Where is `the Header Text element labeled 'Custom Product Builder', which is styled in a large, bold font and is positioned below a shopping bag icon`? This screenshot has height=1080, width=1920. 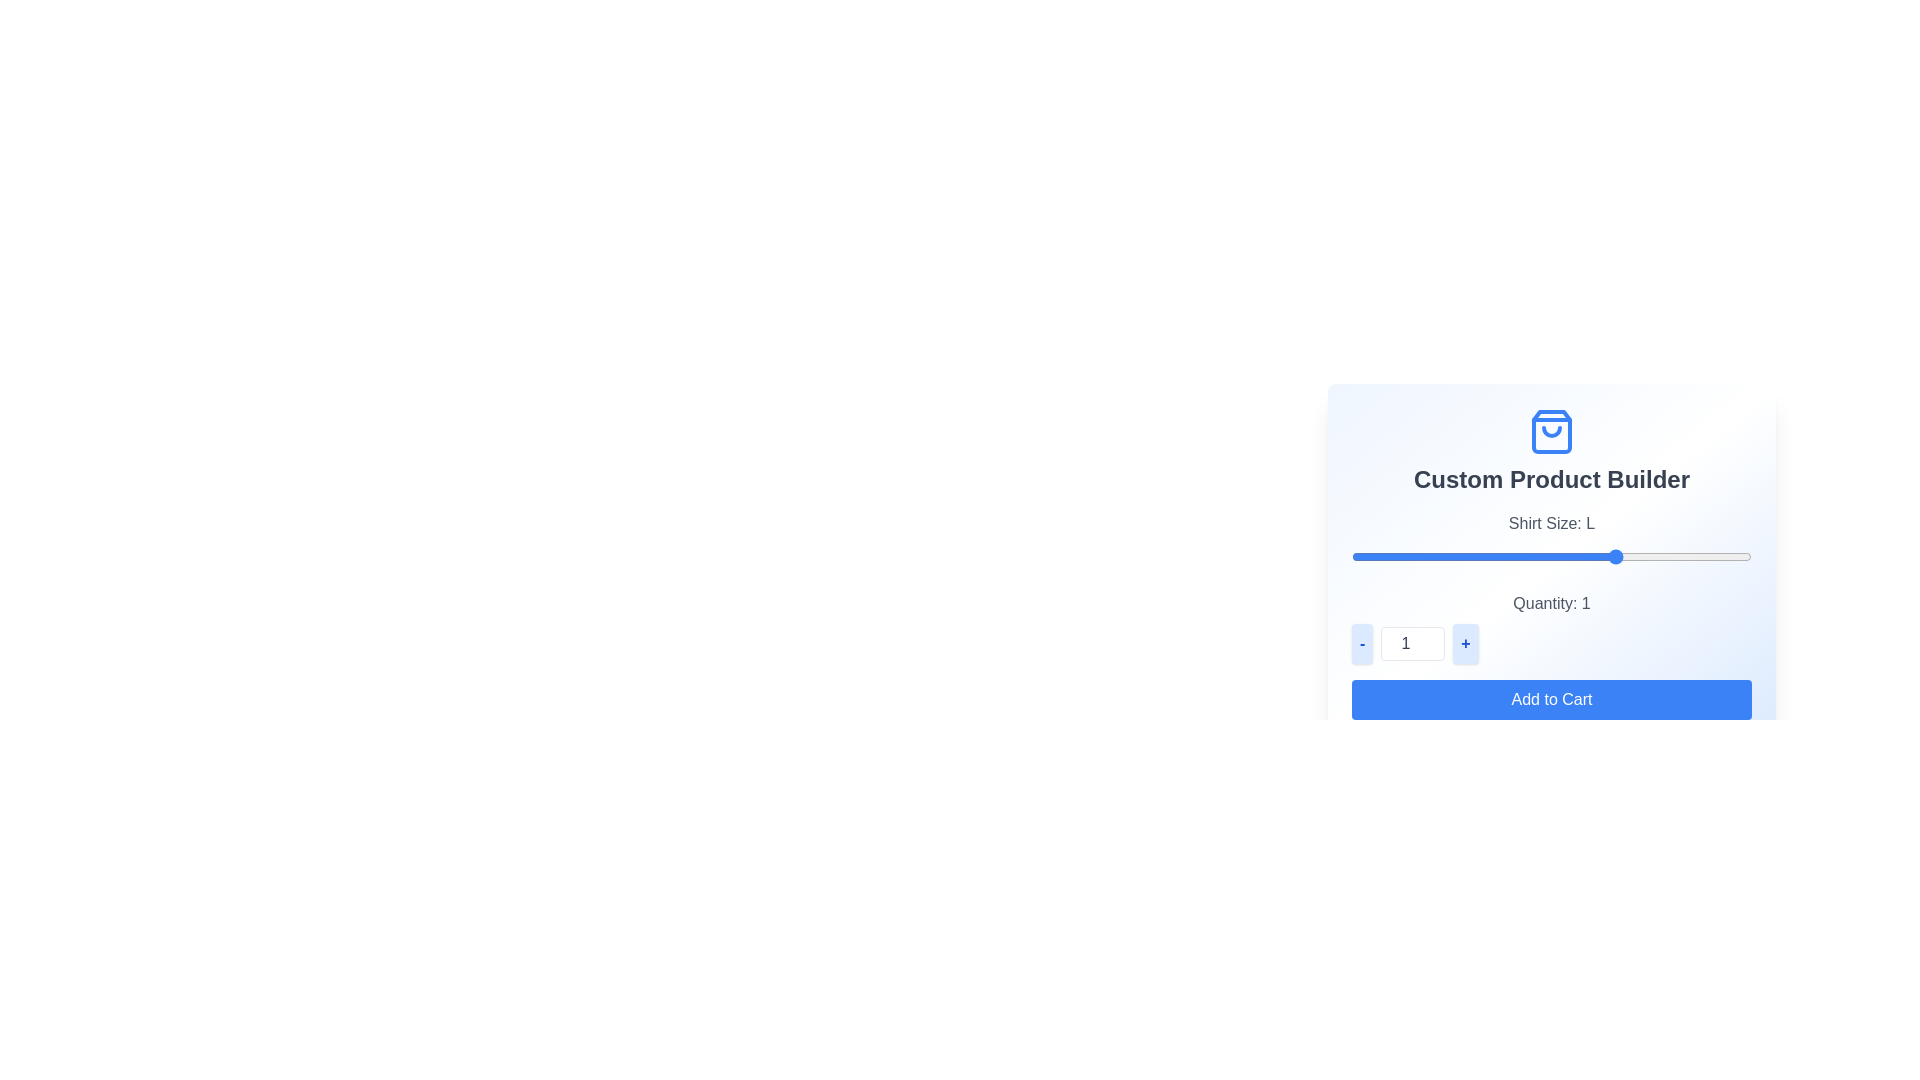 the Header Text element labeled 'Custom Product Builder', which is styled in a large, bold font and is positioned below a shopping bag icon is located at coordinates (1550, 479).